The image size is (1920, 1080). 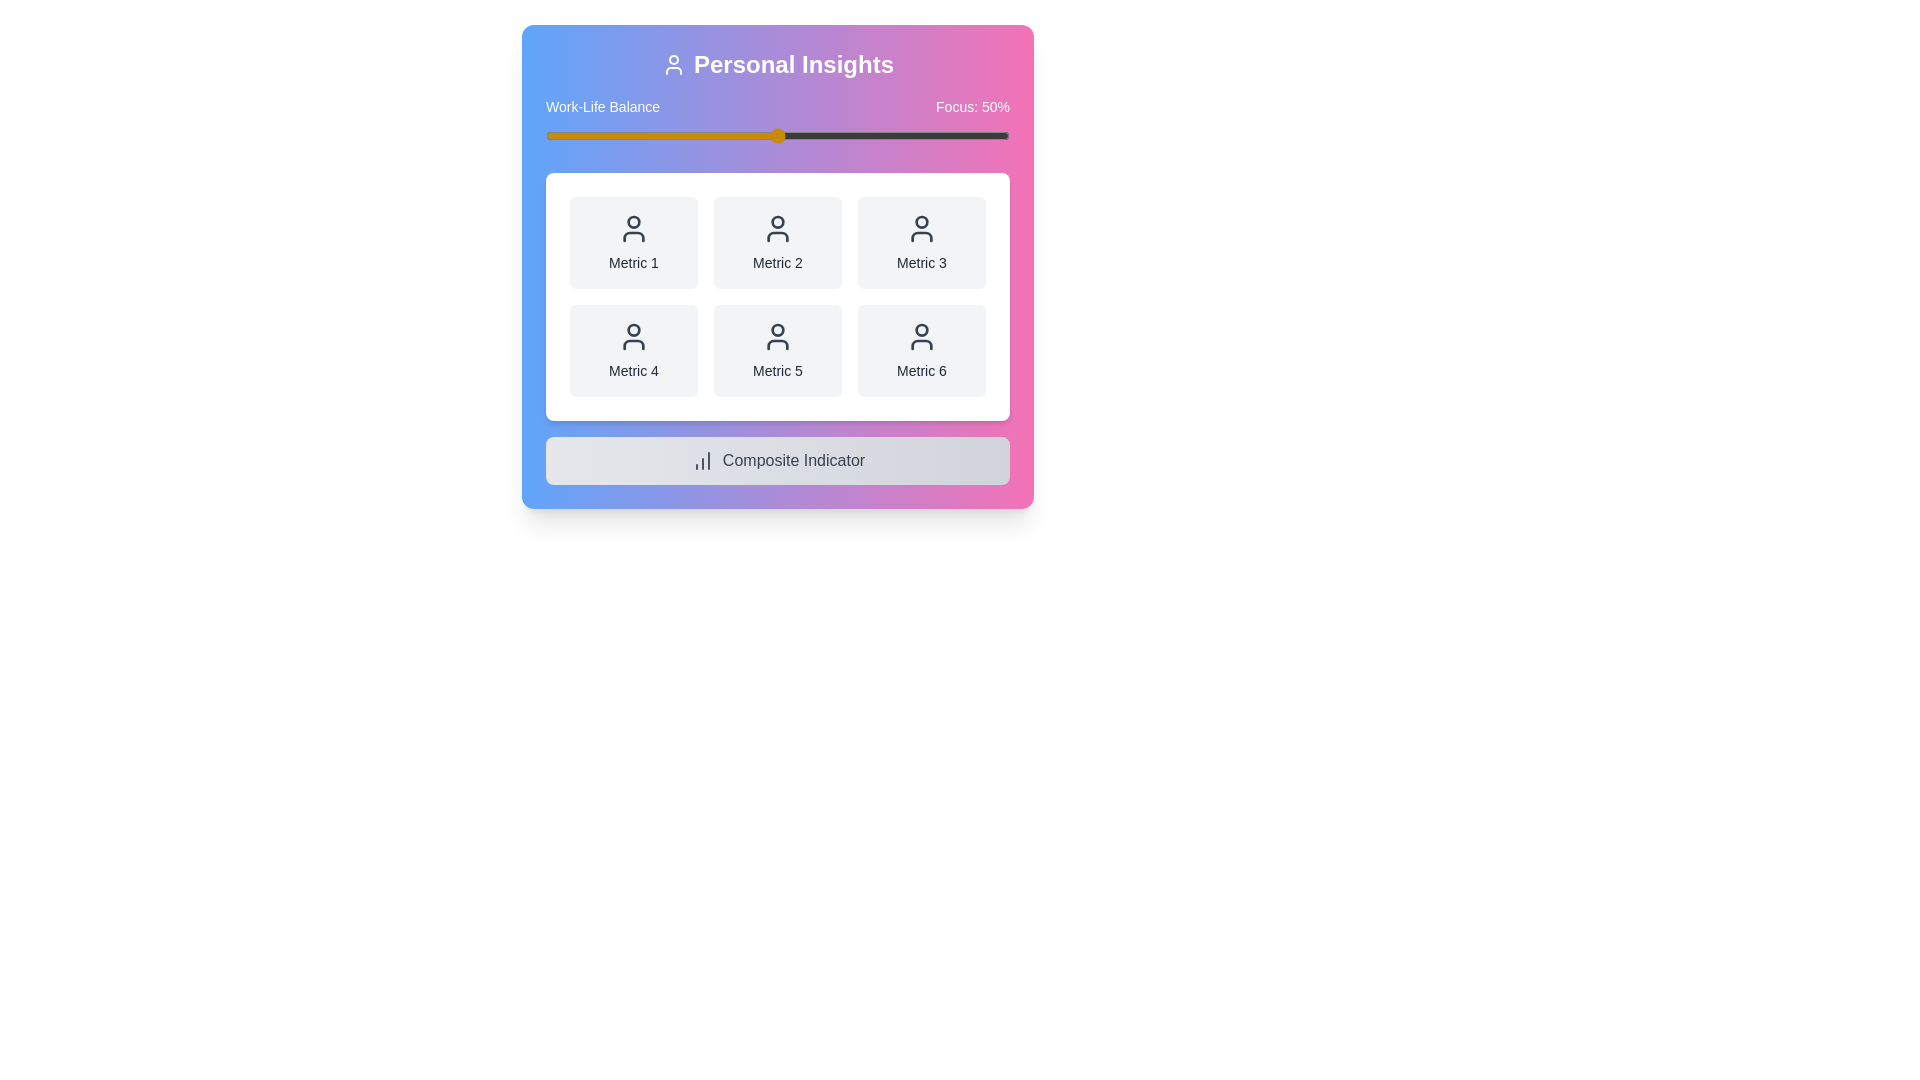 What do you see at coordinates (563, 135) in the screenshot?
I see `the slider to set the focus percentage to 4` at bounding box center [563, 135].